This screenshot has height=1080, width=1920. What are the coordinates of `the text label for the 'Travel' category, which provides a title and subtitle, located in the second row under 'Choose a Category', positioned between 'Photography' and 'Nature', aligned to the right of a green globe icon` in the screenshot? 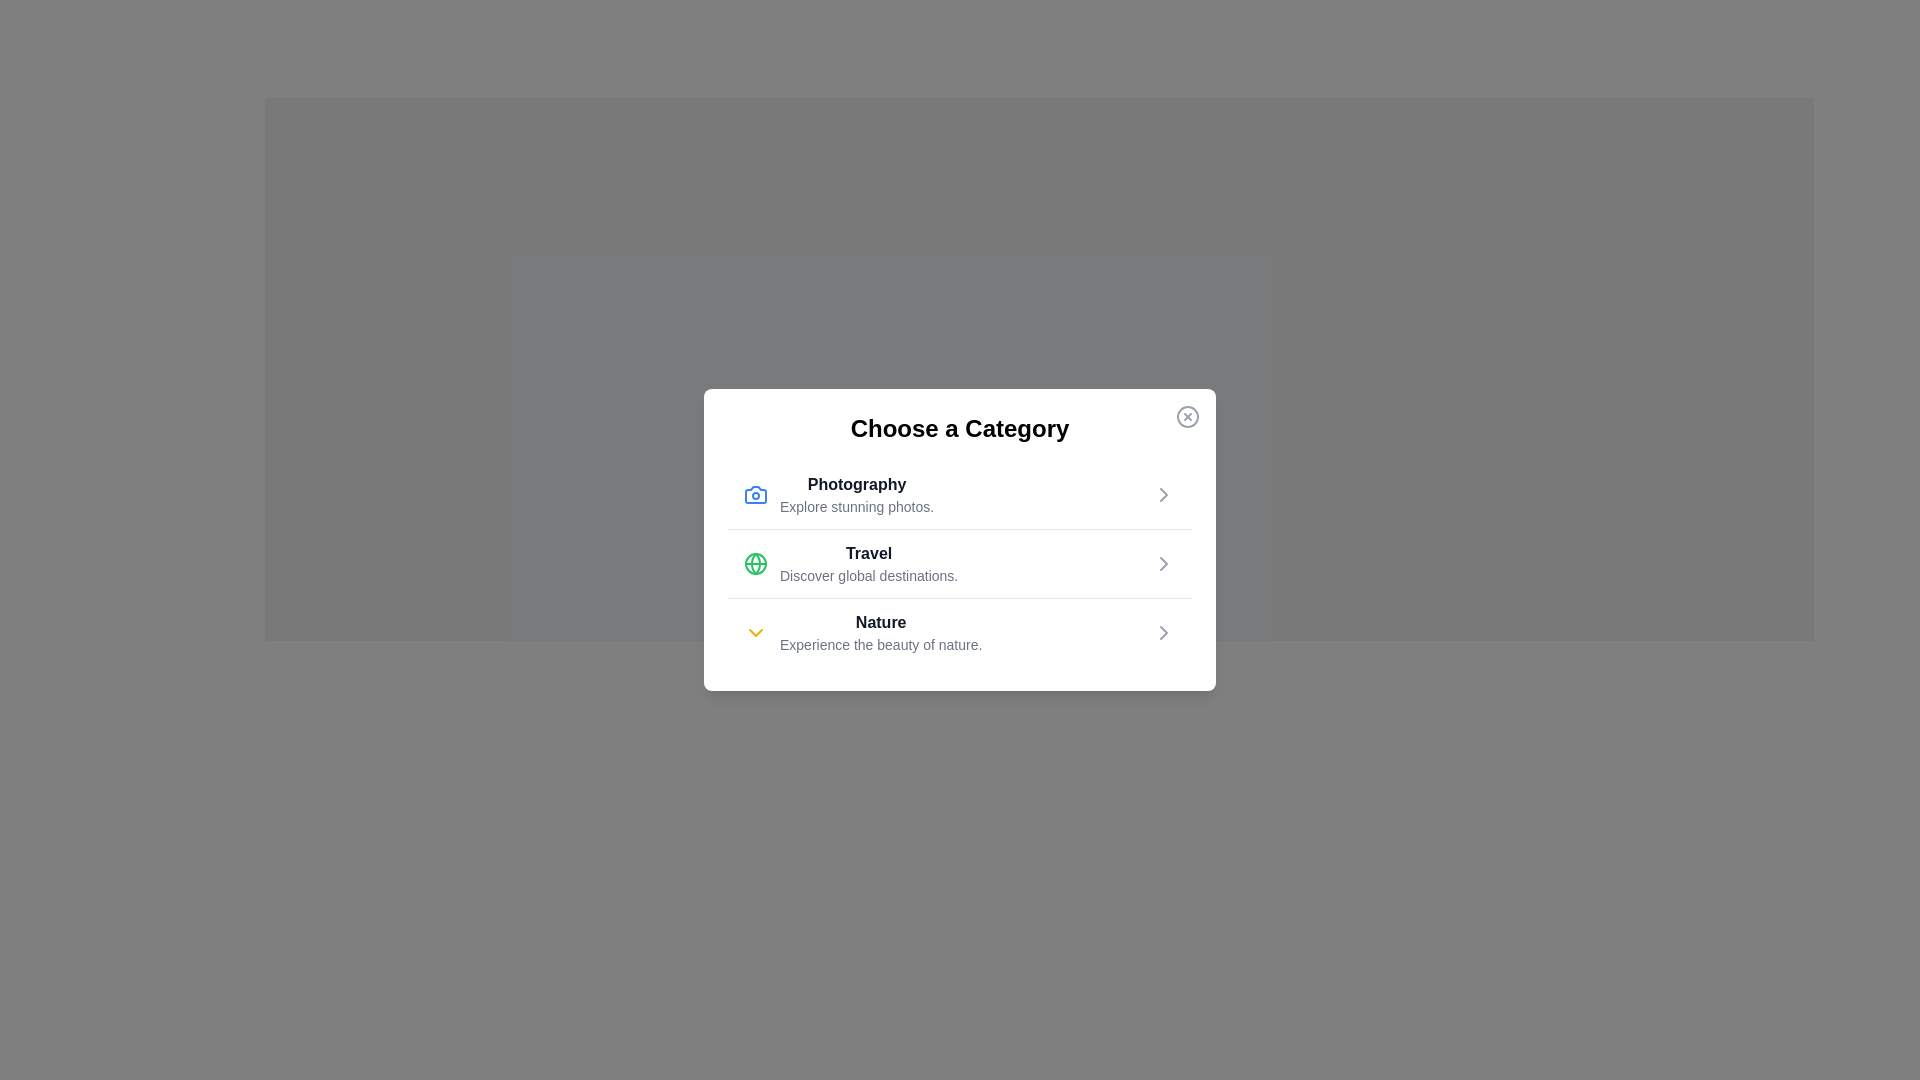 It's located at (869, 563).